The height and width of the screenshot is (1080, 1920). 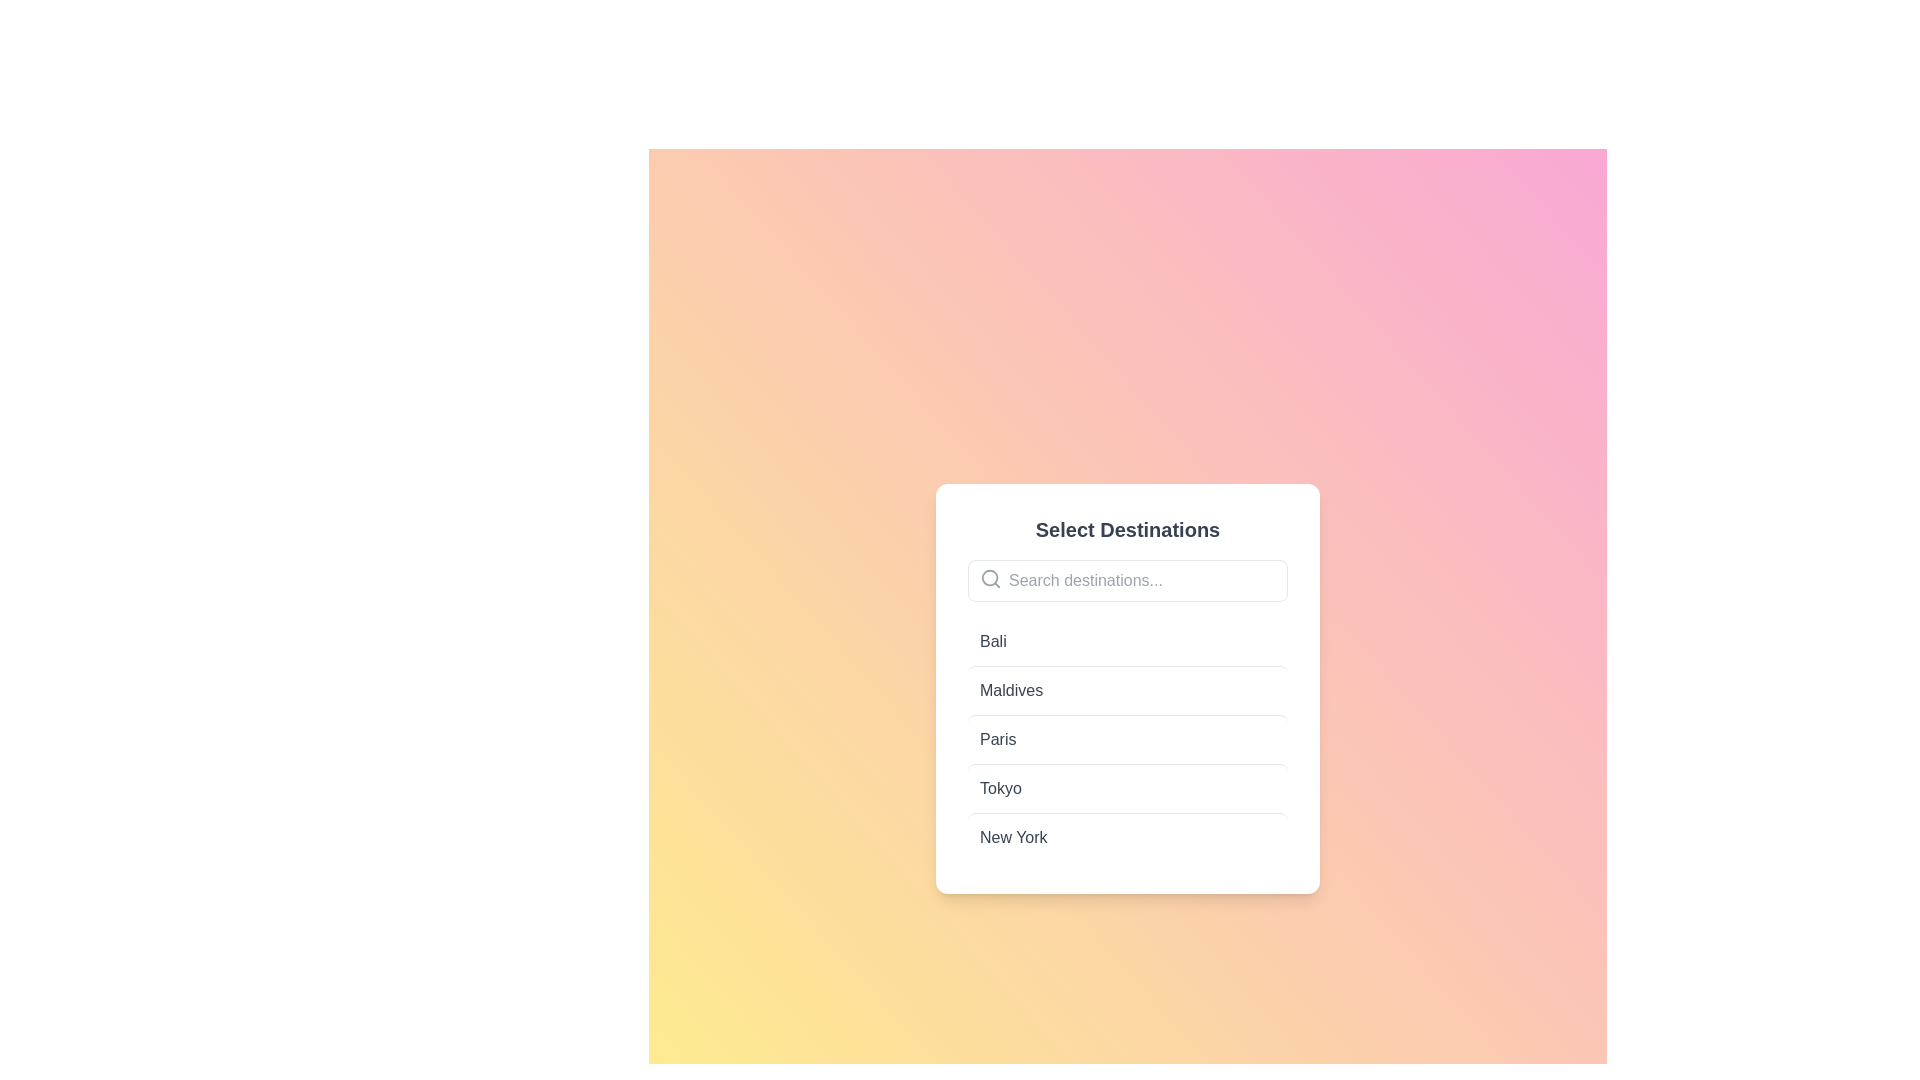 What do you see at coordinates (1000, 788) in the screenshot?
I see `the text label displaying 'Tokyo', which is the fourth destination in the vertical list under 'Select Destinations'` at bounding box center [1000, 788].